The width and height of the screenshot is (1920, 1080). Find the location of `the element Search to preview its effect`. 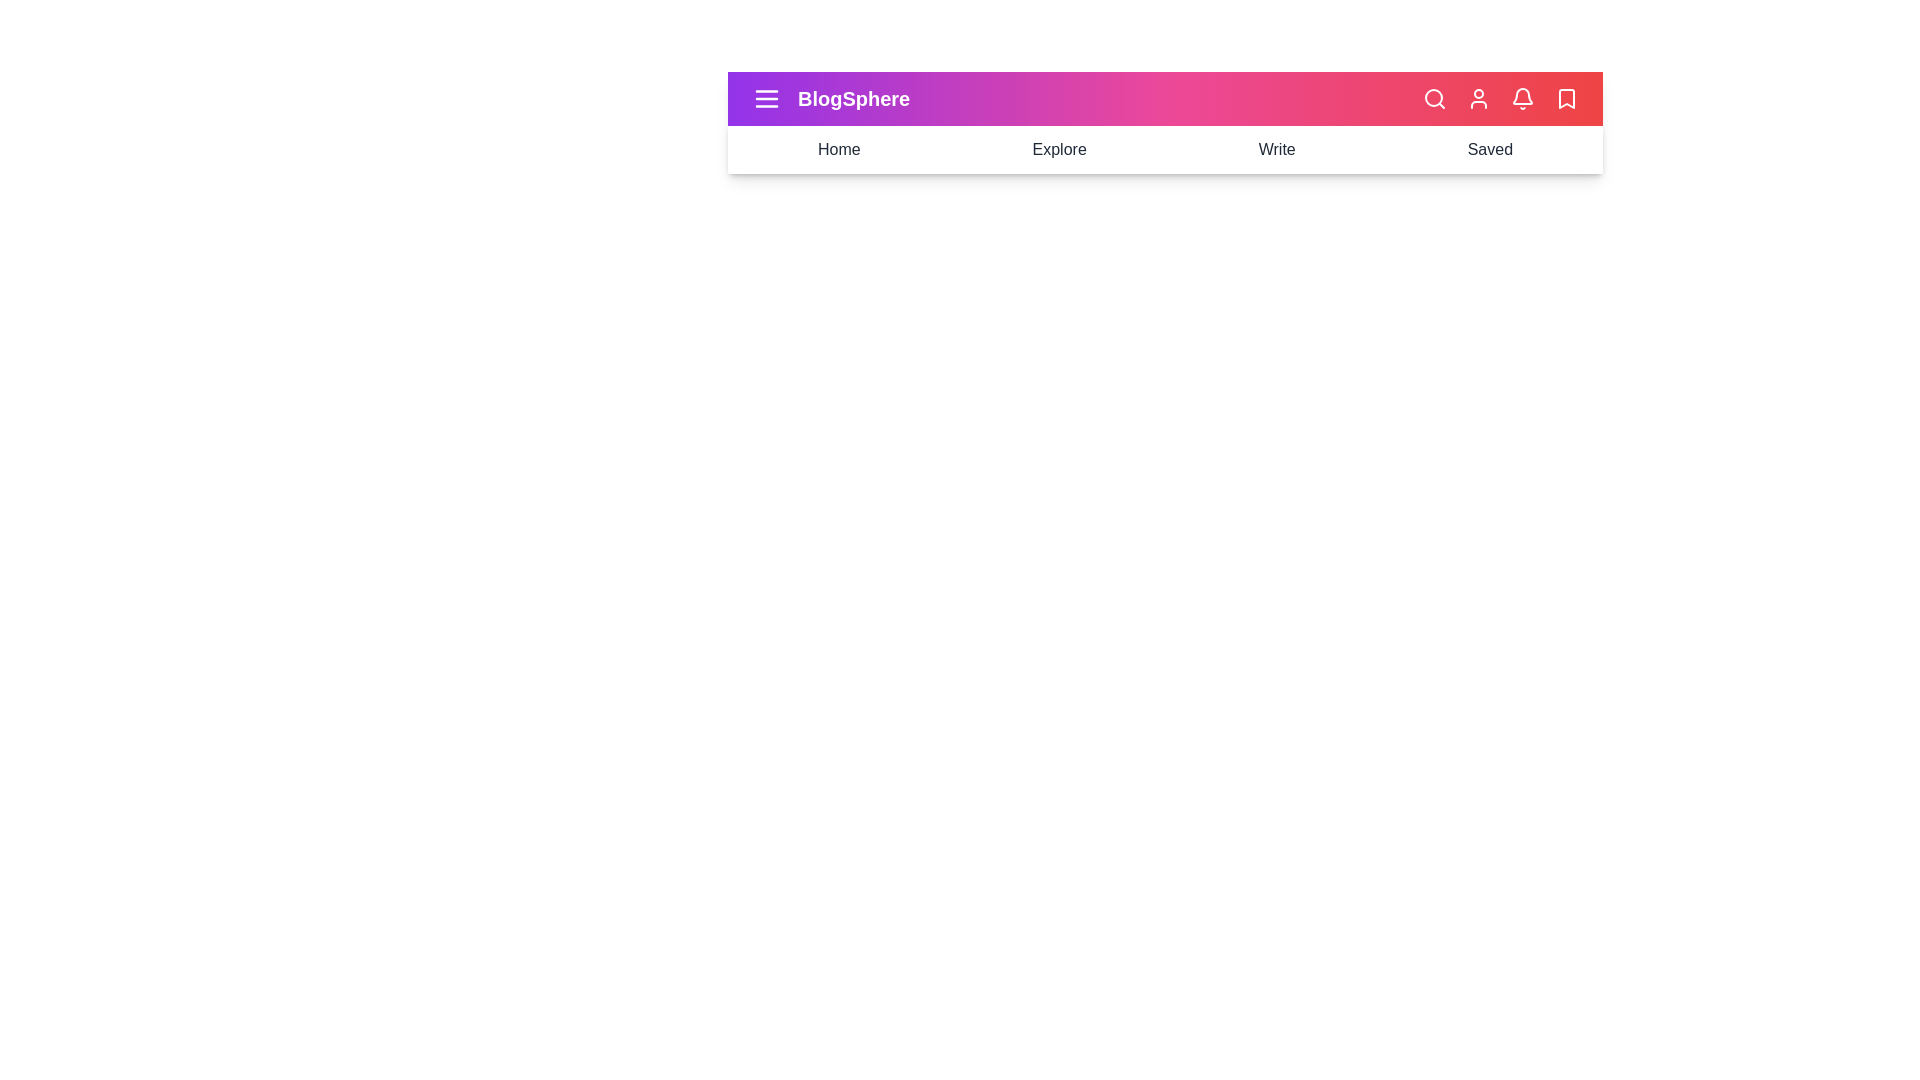

the element Search to preview its effect is located at coordinates (1434, 99).